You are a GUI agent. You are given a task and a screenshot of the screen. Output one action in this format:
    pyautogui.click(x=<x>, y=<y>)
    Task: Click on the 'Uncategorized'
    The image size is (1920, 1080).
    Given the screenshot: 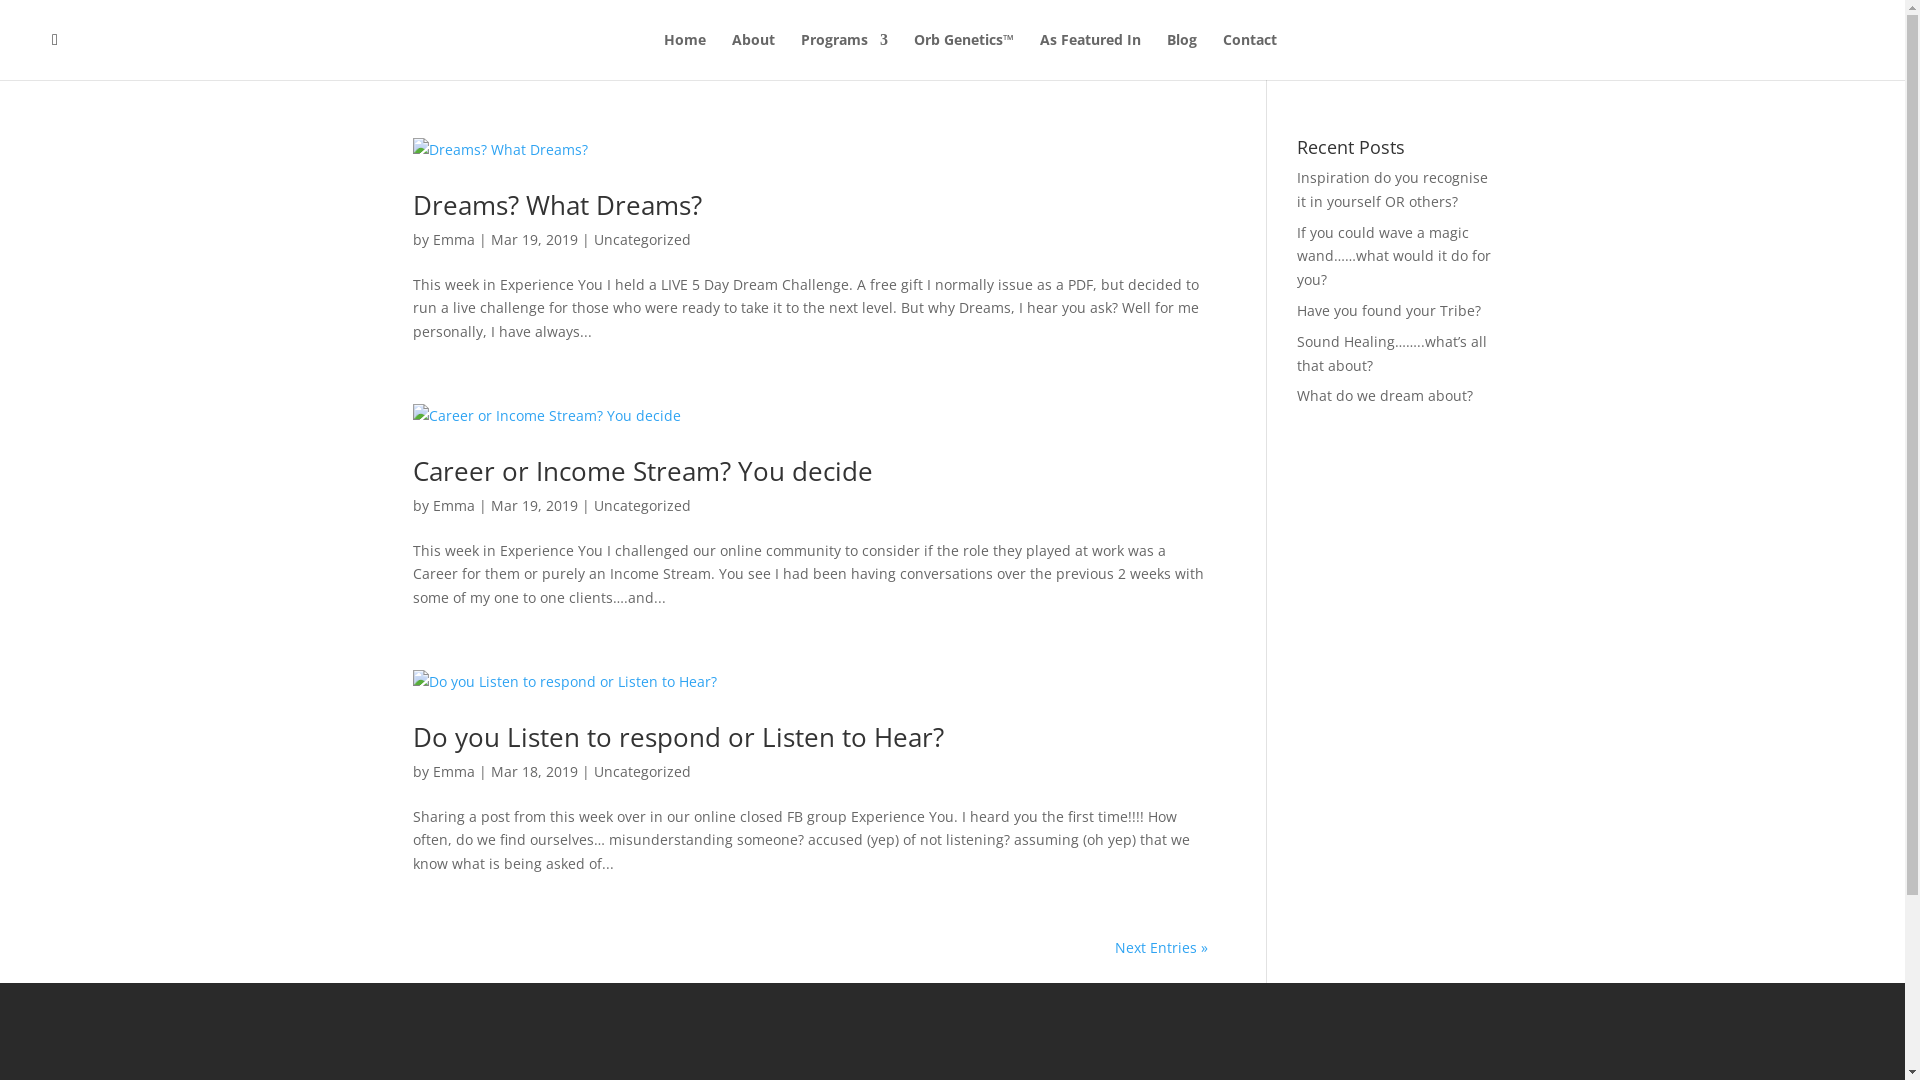 What is the action you would take?
    pyautogui.click(x=642, y=770)
    